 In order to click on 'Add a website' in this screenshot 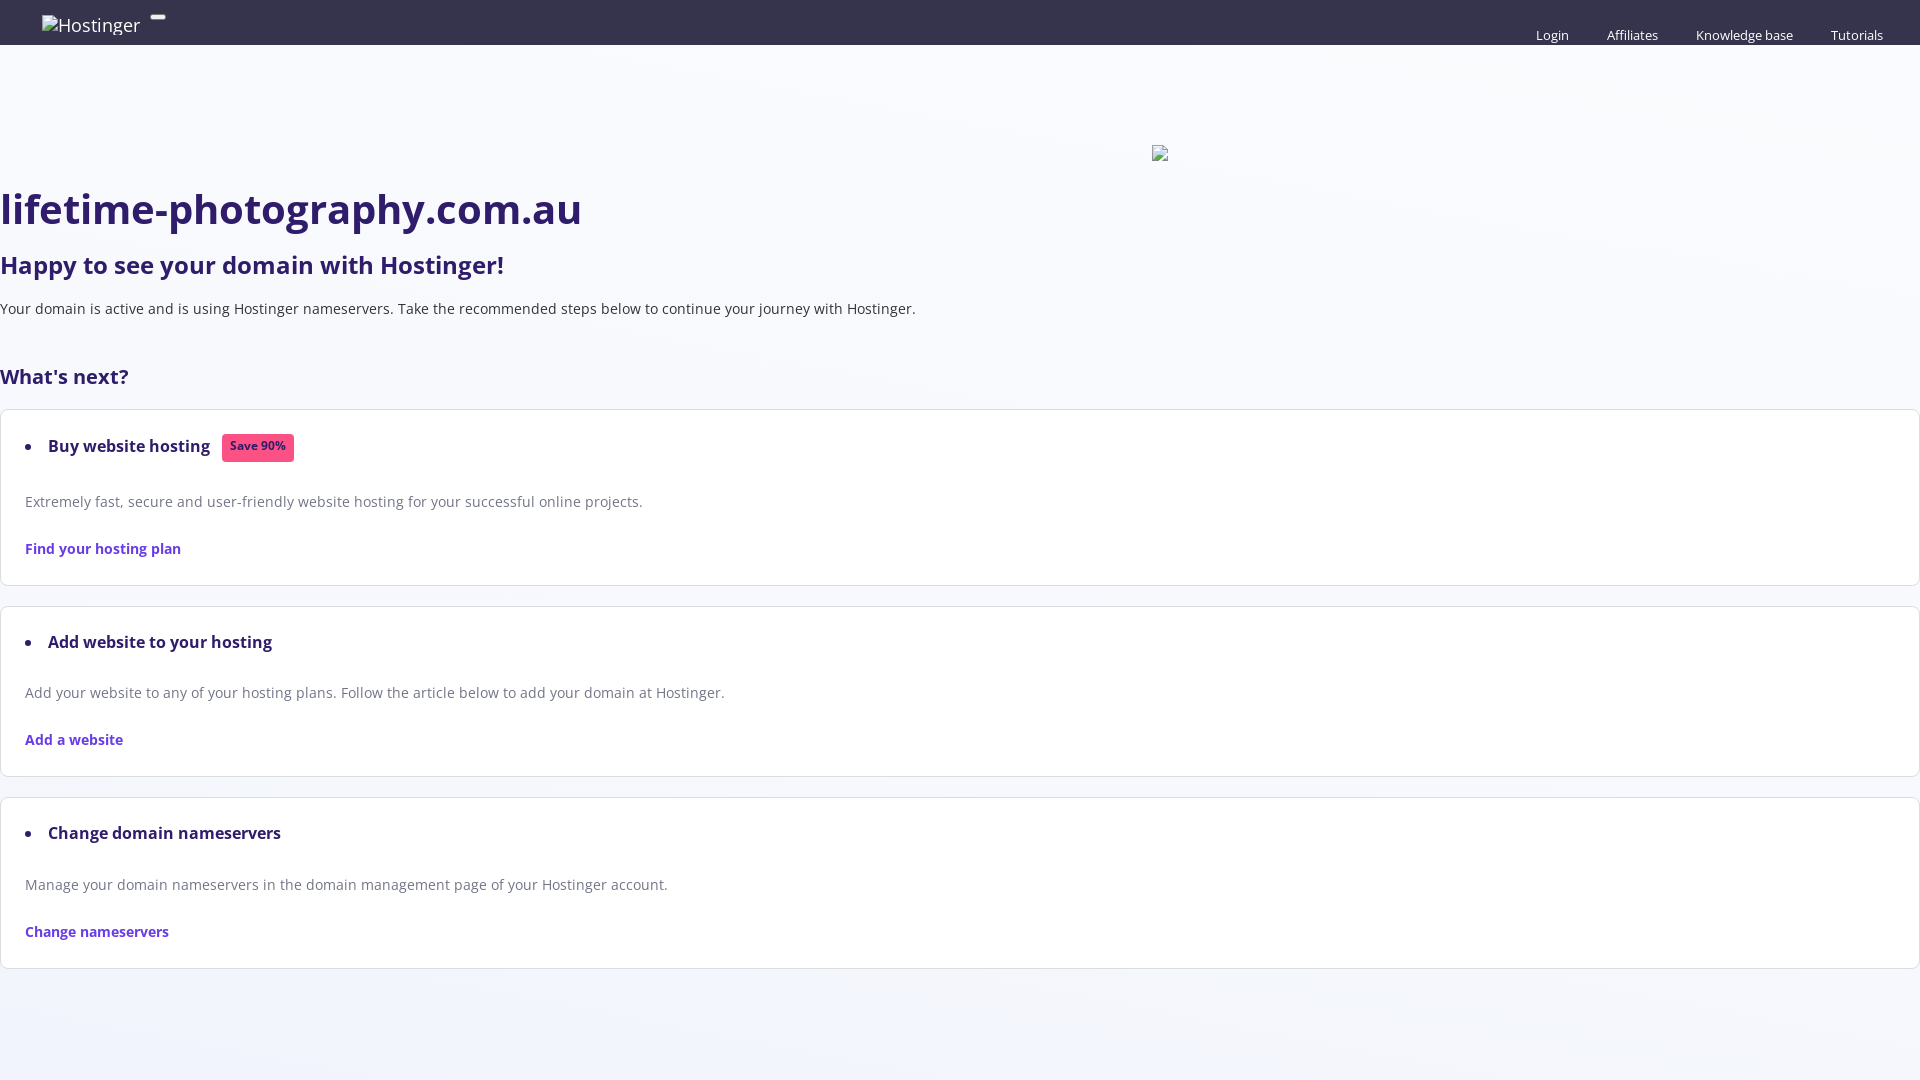, I will do `click(73, 739)`.